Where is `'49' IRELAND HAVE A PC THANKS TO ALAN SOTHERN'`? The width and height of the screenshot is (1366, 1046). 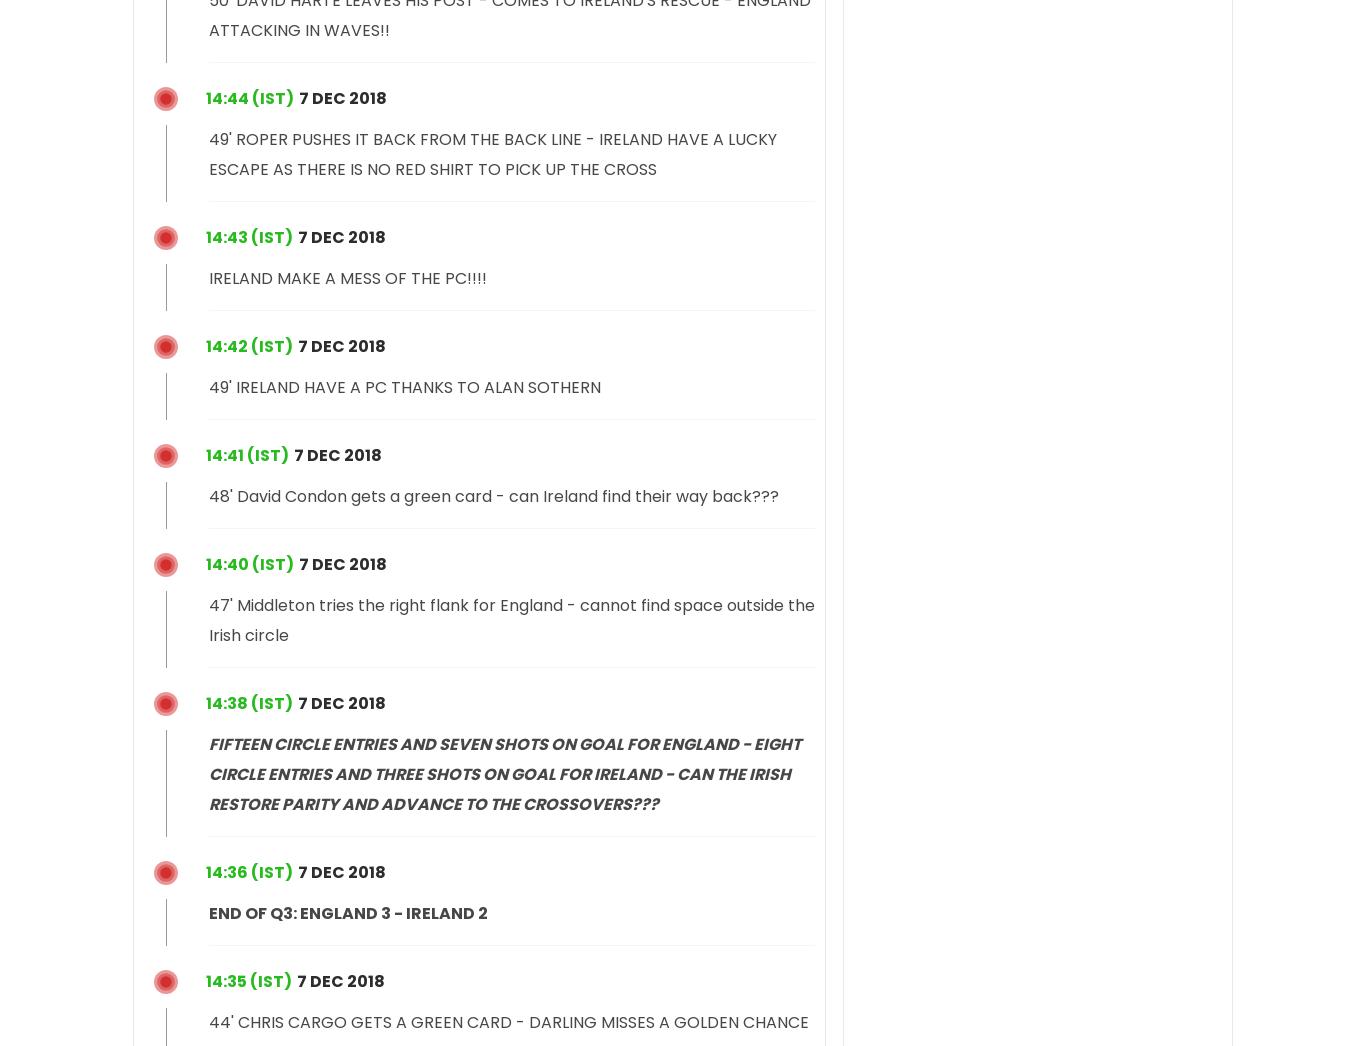 '49' IRELAND HAVE A PC THANKS TO ALAN SOTHERN' is located at coordinates (404, 386).